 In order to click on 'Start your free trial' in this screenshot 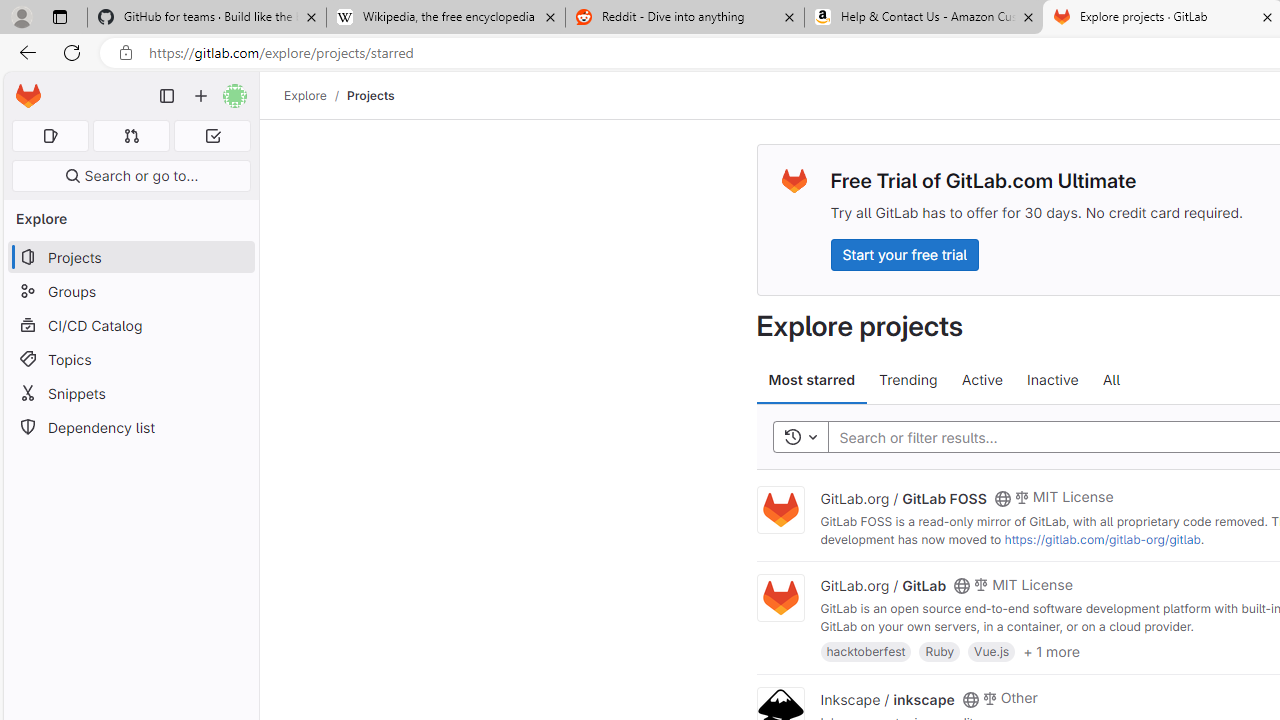, I will do `click(903, 253)`.